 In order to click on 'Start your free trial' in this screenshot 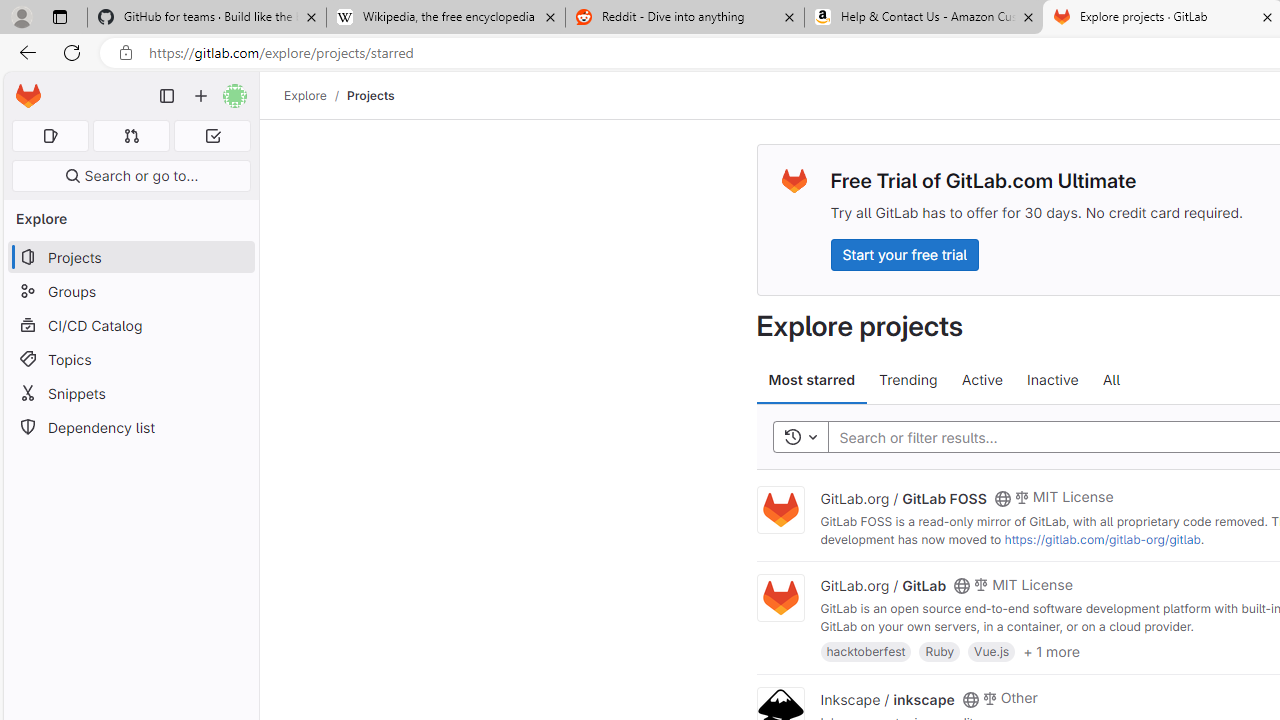, I will do `click(903, 253)`.